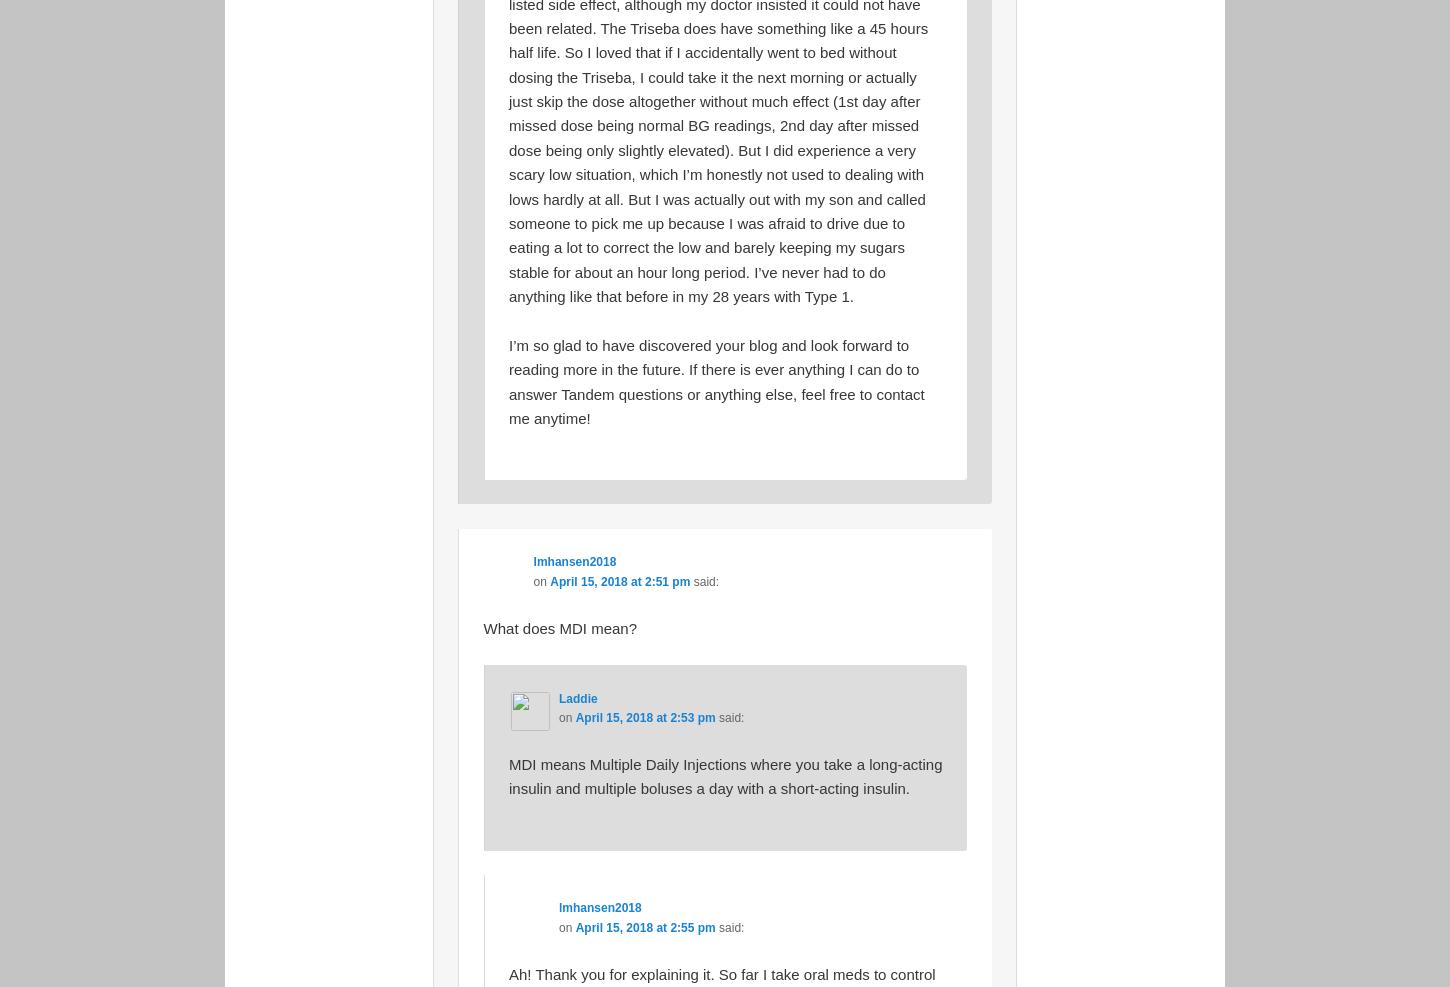 This screenshot has width=1450, height=987. Describe the element at coordinates (619, 580) in the screenshot. I see `'April 15, 2018 at 2:51 pm'` at that location.